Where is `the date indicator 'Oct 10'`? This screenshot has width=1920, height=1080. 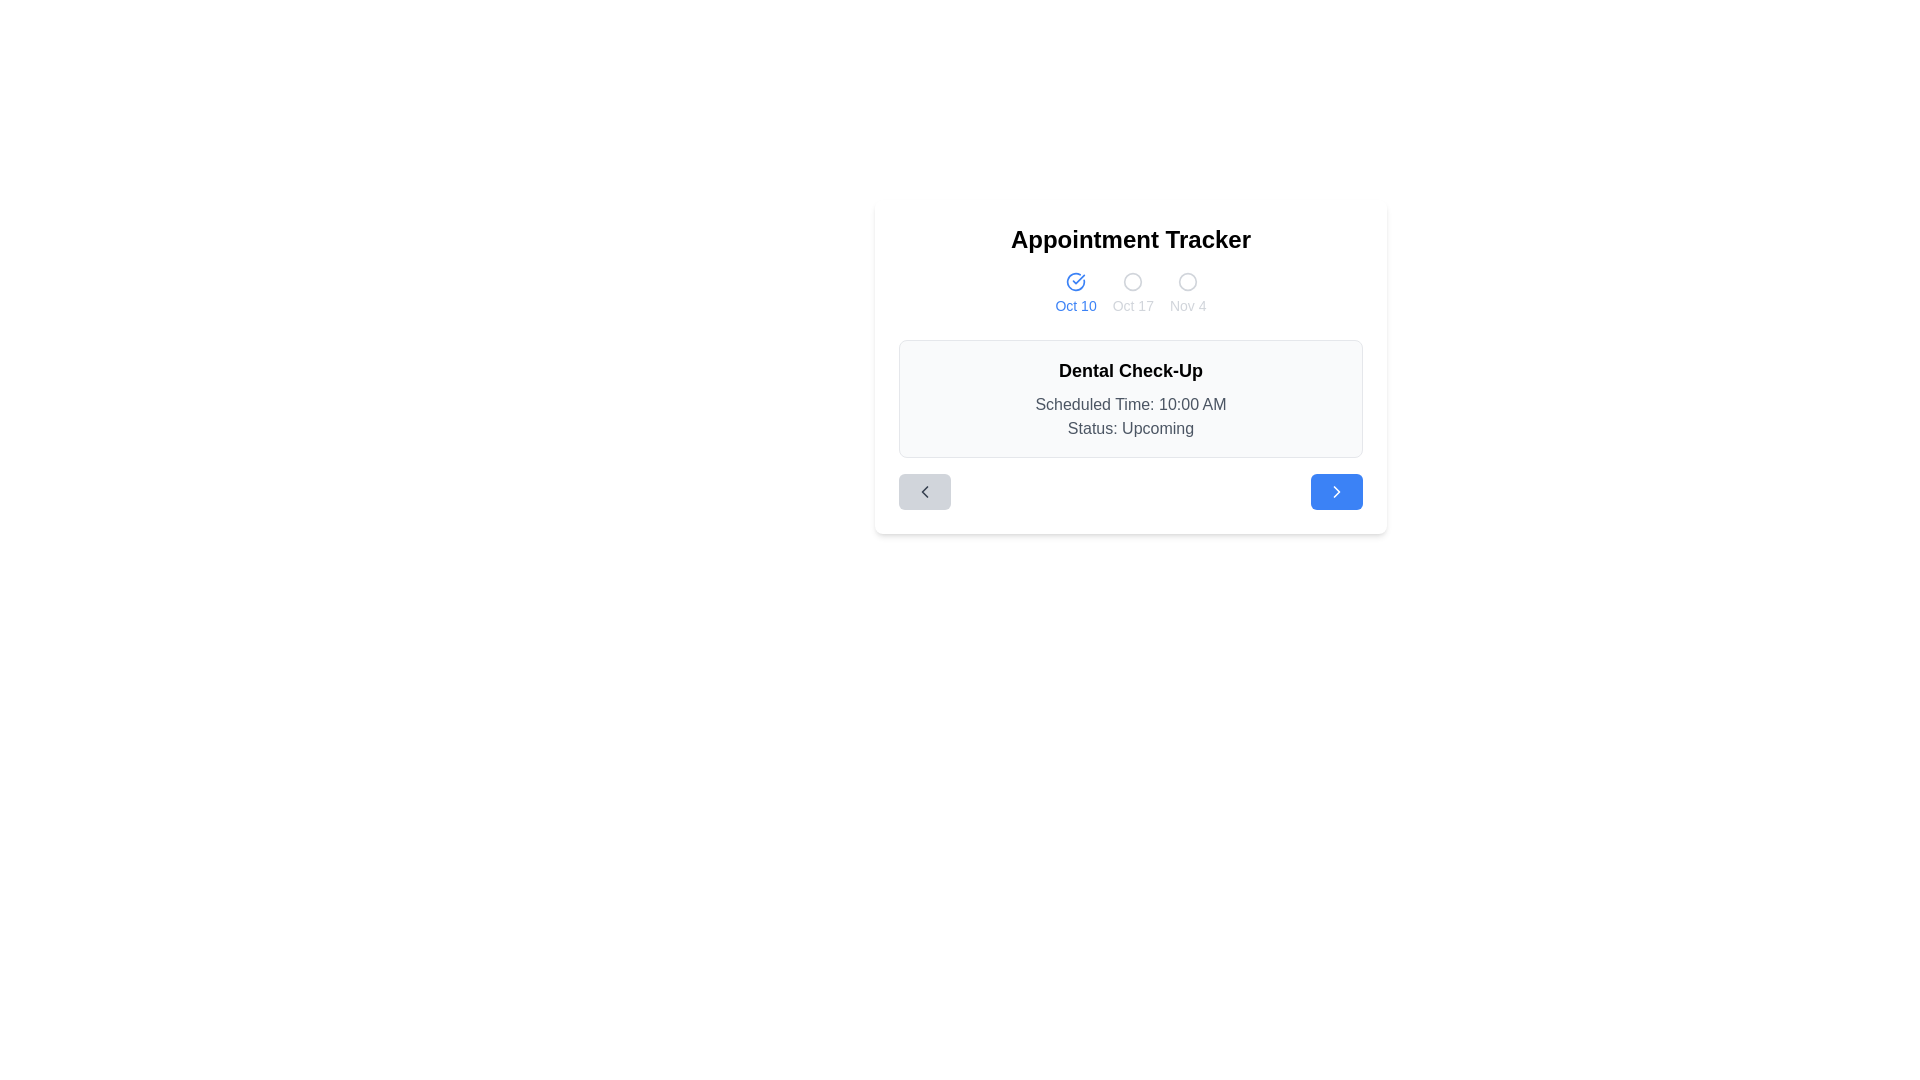
the date indicator 'Oct 10' is located at coordinates (1131, 293).